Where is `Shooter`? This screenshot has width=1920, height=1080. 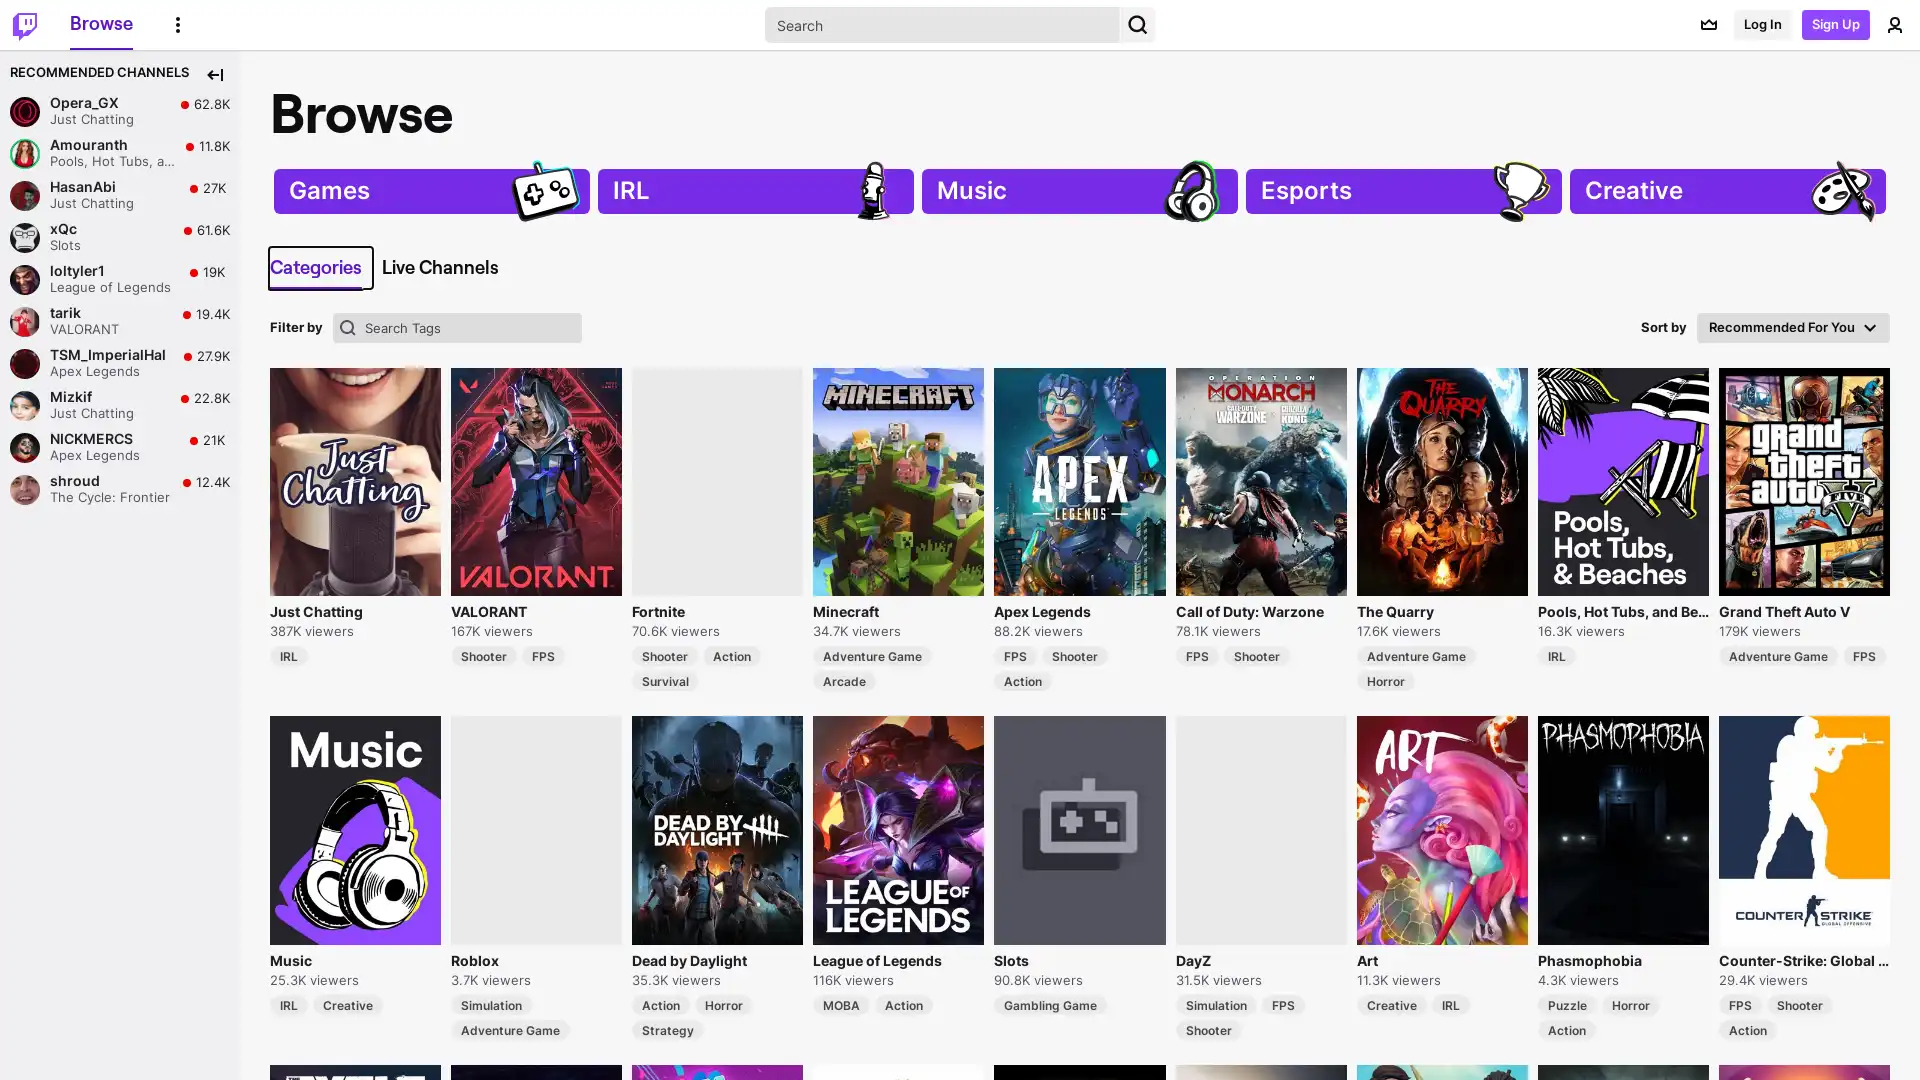
Shooter is located at coordinates (1207, 1029).